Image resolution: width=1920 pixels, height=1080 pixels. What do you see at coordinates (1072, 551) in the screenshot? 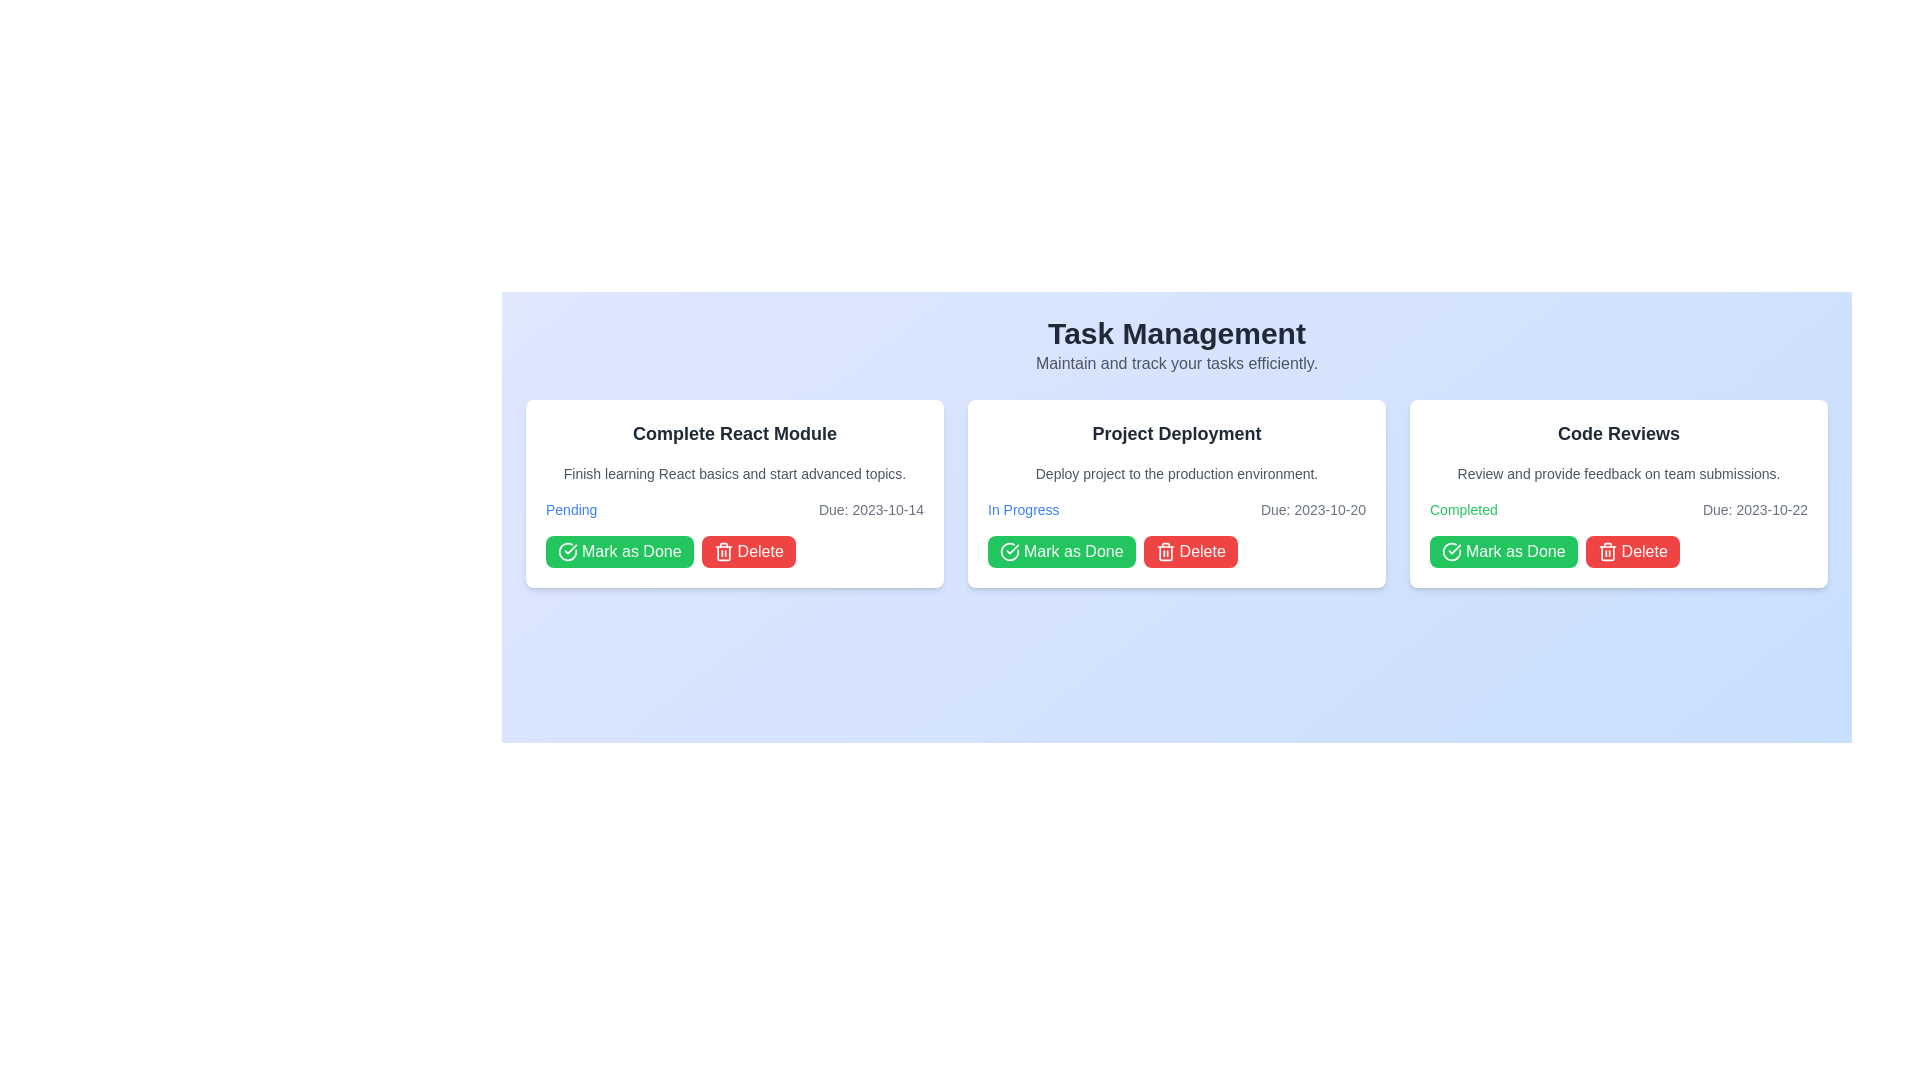
I see `the text label that indicates 'Mark as Done' in the middle card titled 'Project Deployment'` at bounding box center [1072, 551].